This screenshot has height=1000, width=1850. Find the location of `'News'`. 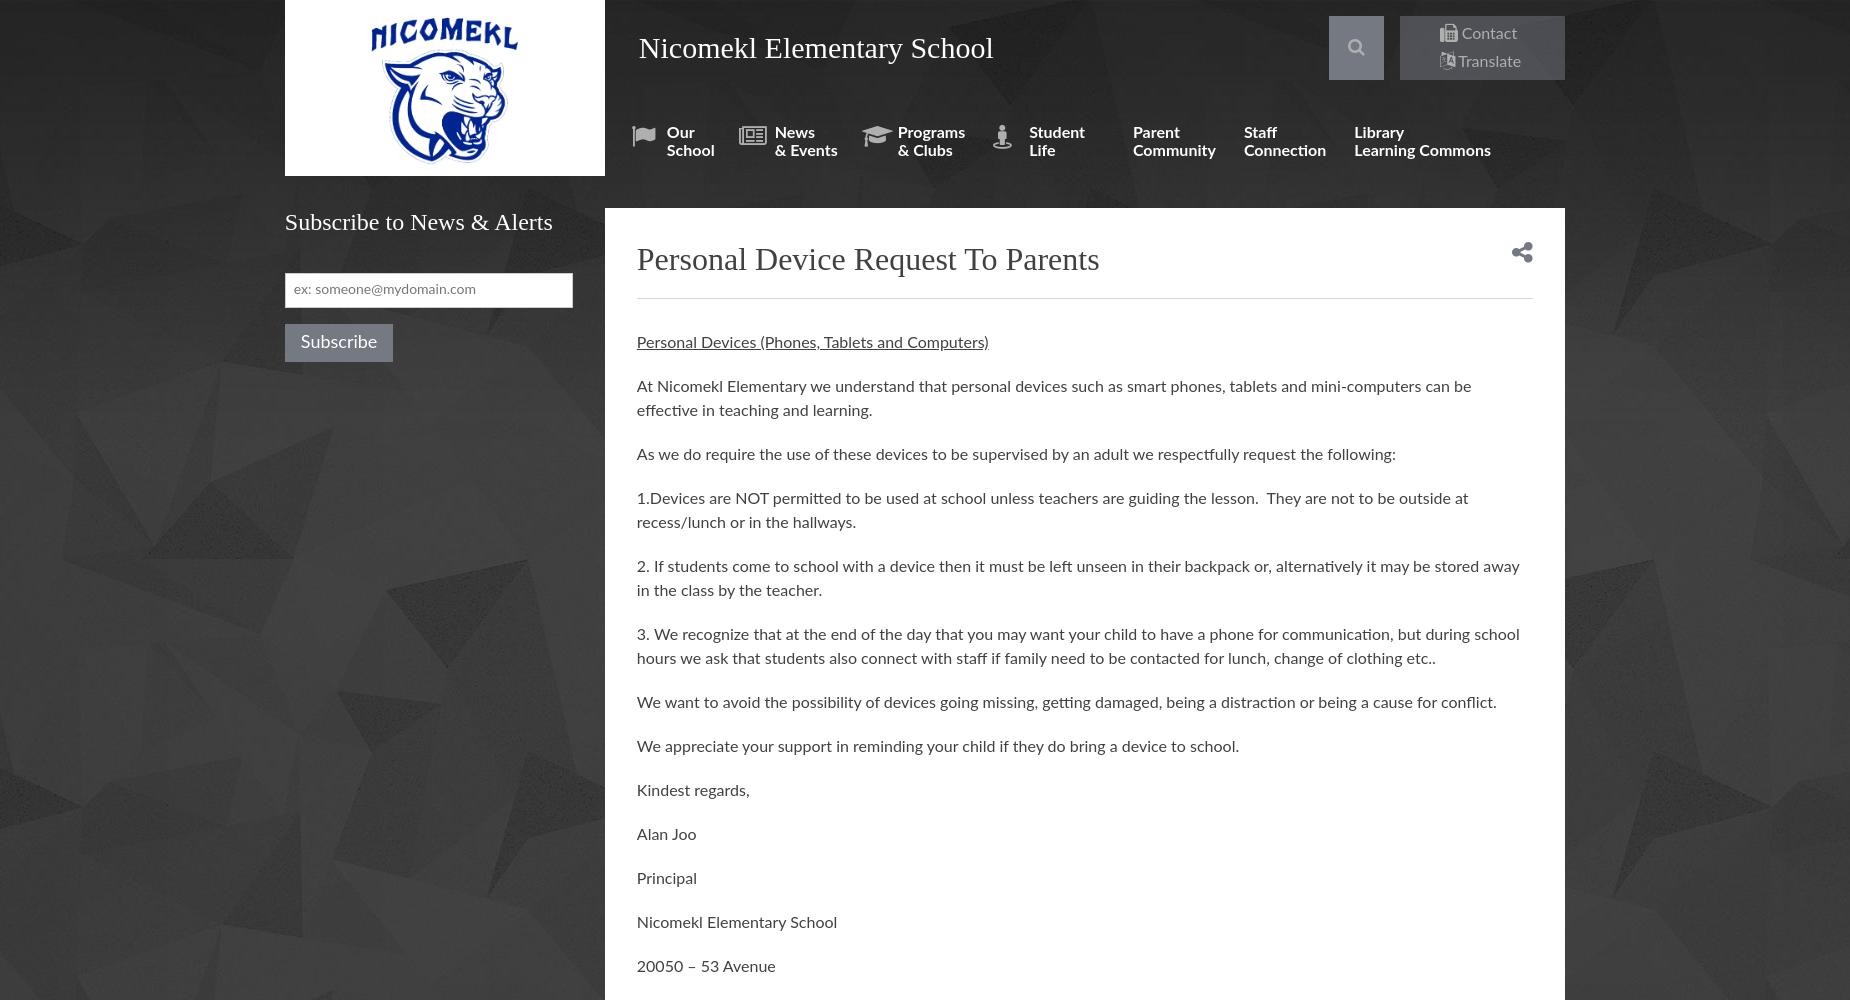

'News' is located at coordinates (774, 133).